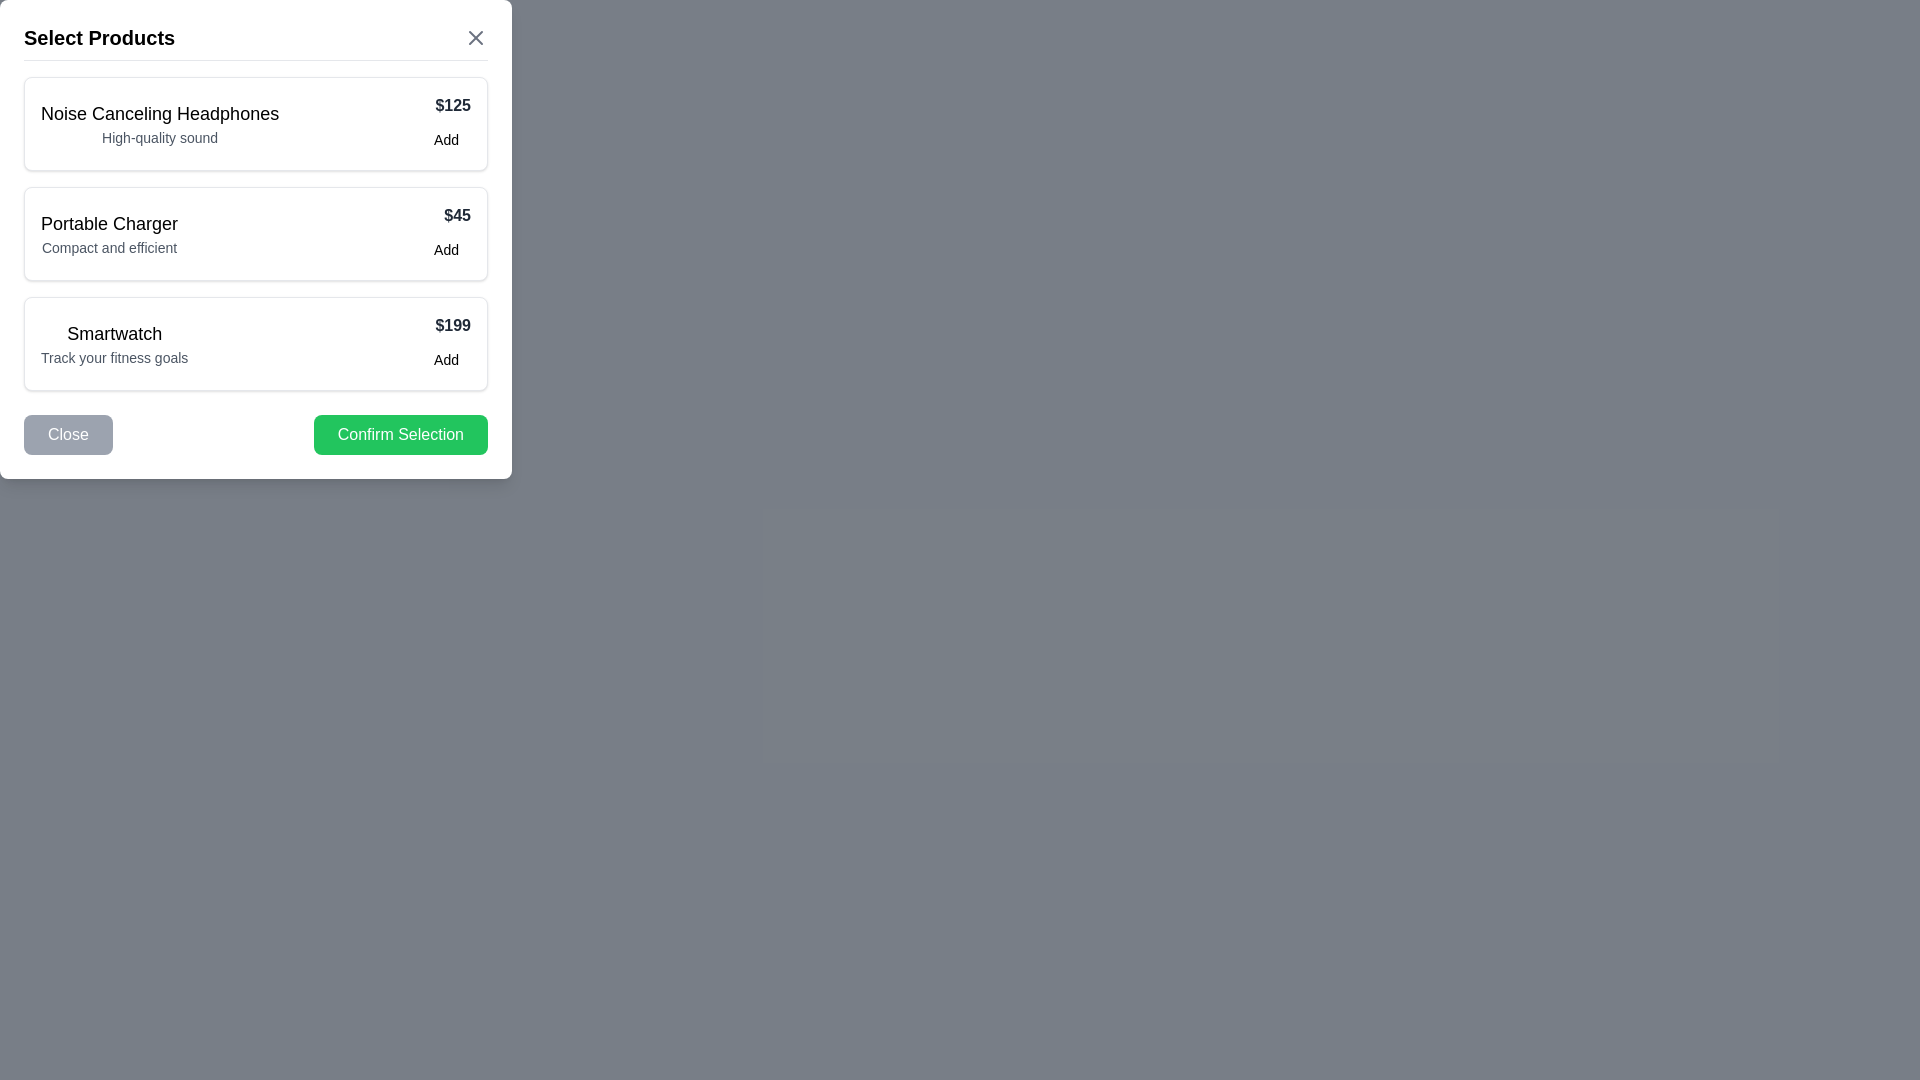 The image size is (1920, 1080). I want to click on the 'Add' button with a white font on a blue background located to the right of the '$45' price for the 'Portable Charger' item, which is the second button in the list, so click(445, 249).